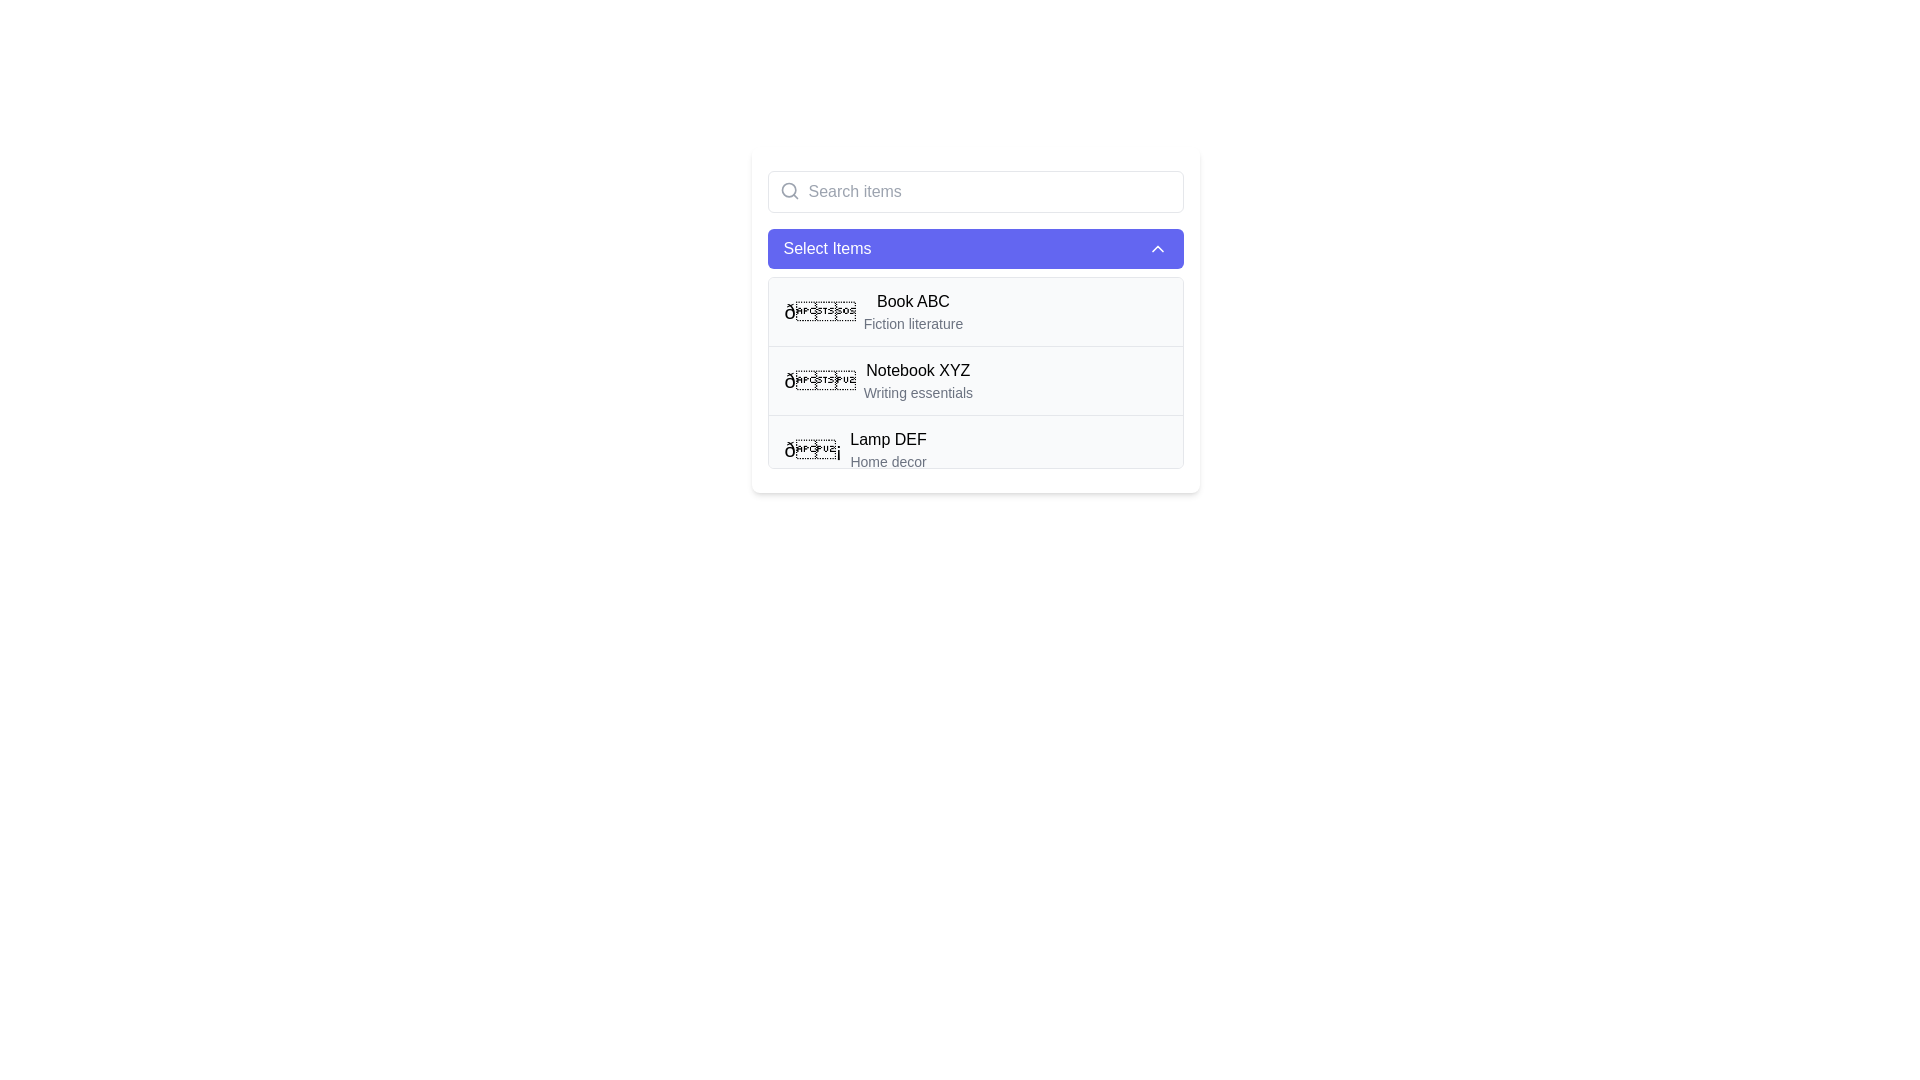 Image resolution: width=1920 pixels, height=1080 pixels. Describe the element at coordinates (855, 450) in the screenshot. I see `the List Entry containing the emoji '💡' and the text 'Lamp DEF' with the description 'Home decor', which is the third entry in a dropdown interface` at that location.